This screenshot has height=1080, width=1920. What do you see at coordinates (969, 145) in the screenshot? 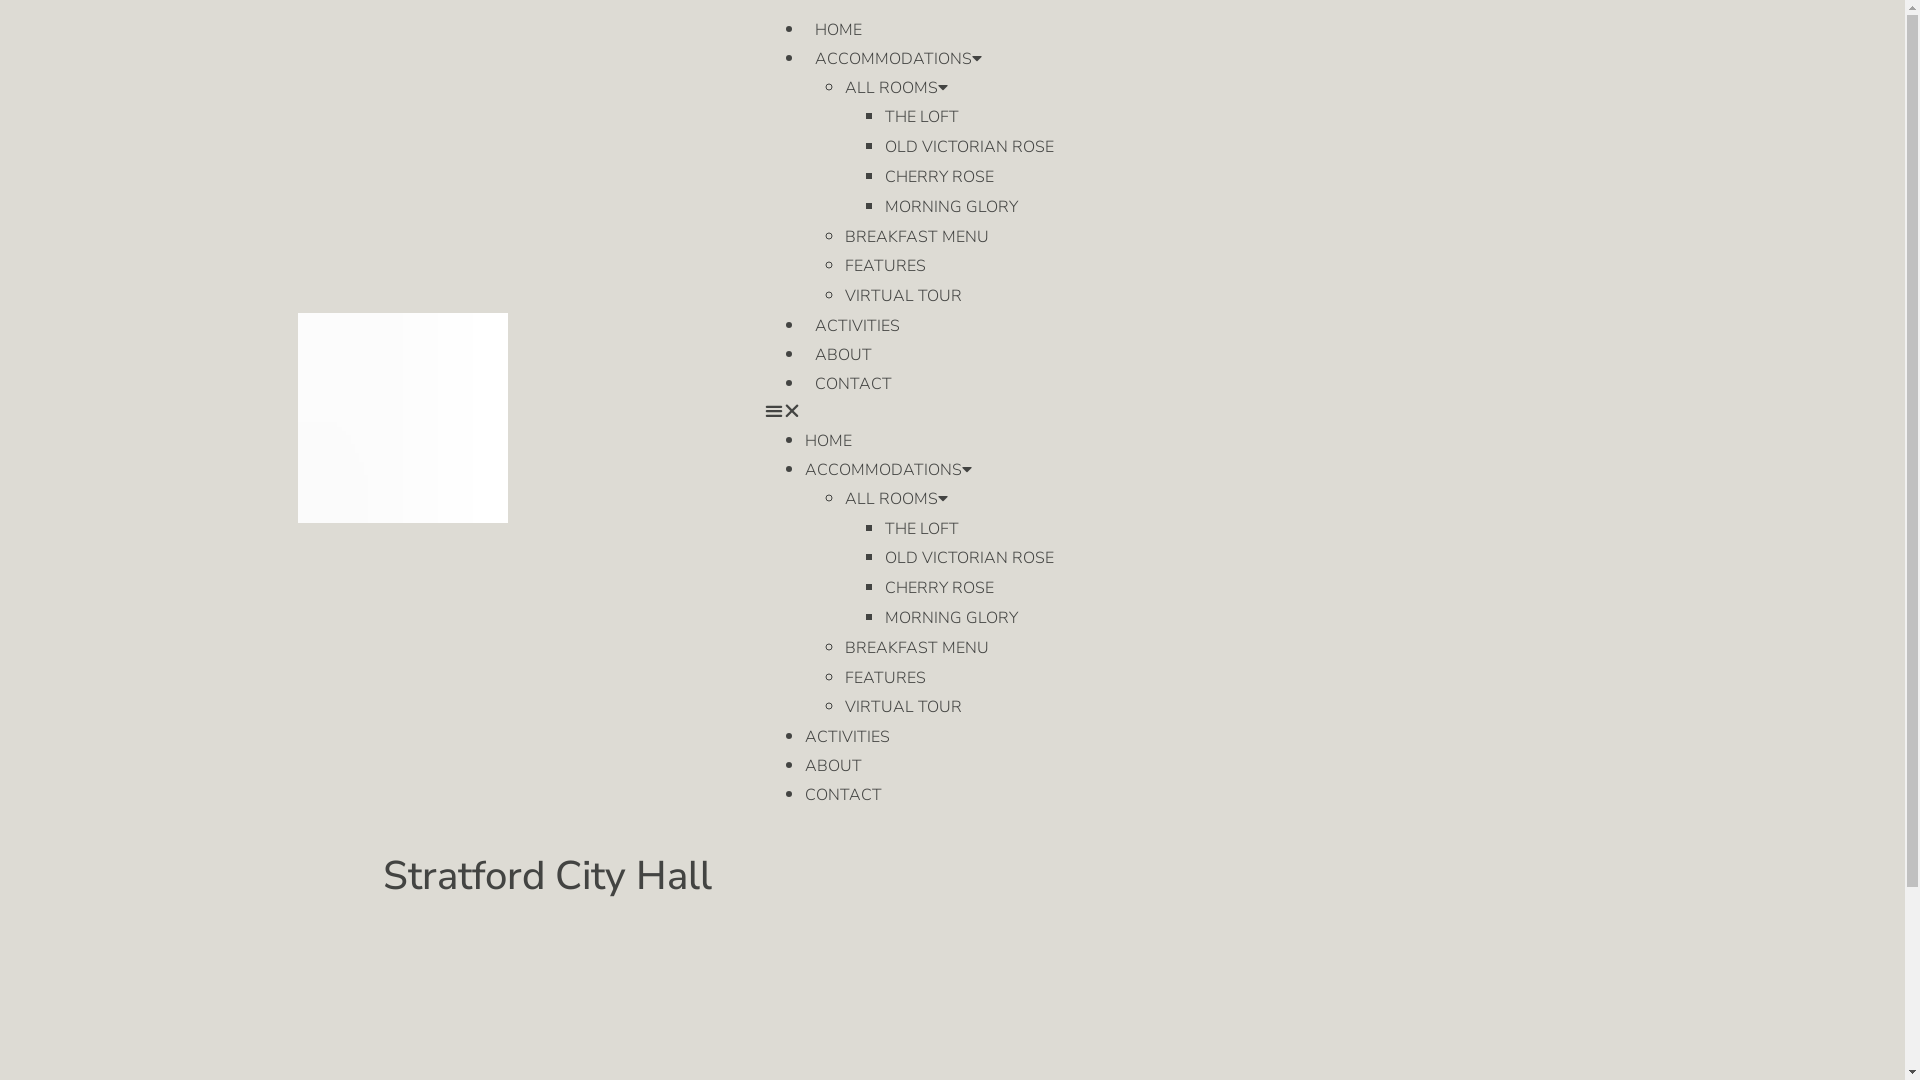
I see `'OLD VICTORIAN ROSE'` at bounding box center [969, 145].